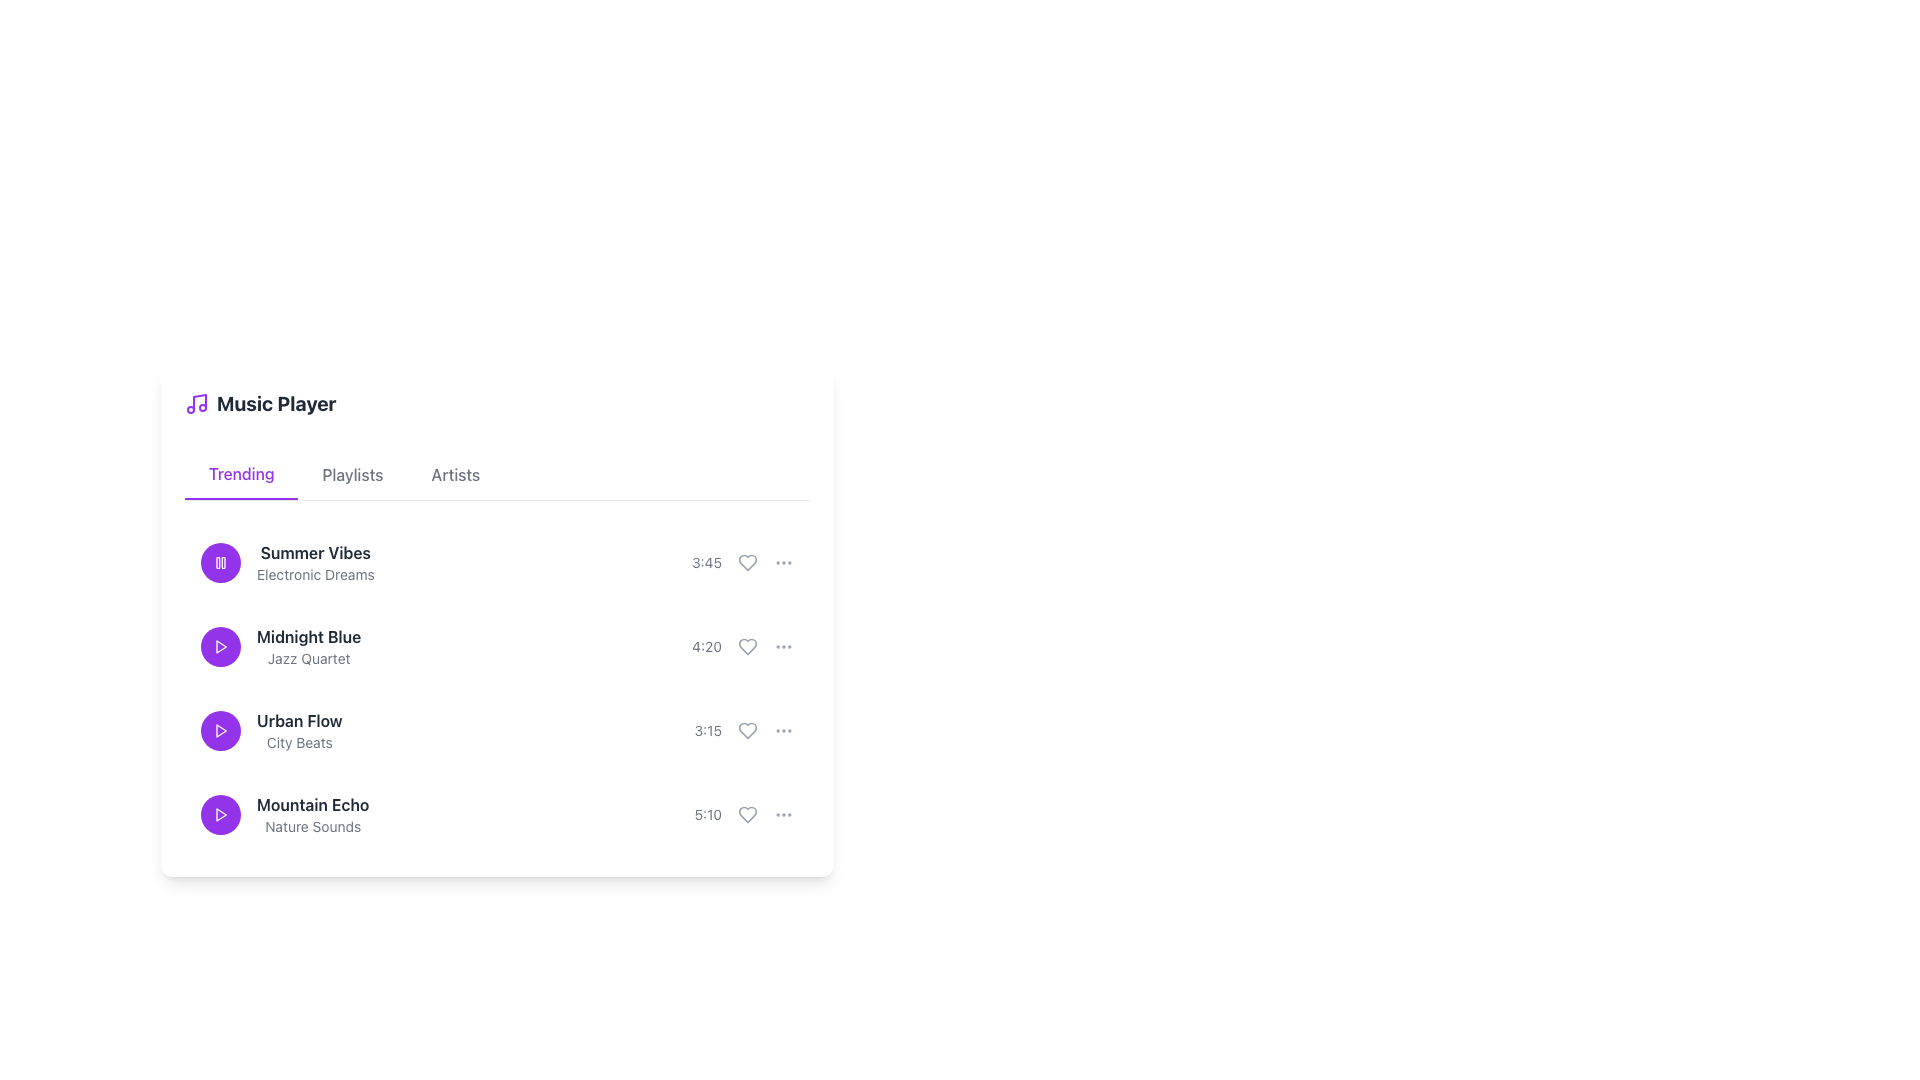 This screenshot has width=1920, height=1080. I want to click on the purple circular pause button located at the bottom center of the interface to halt media playback, so click(220, 563).